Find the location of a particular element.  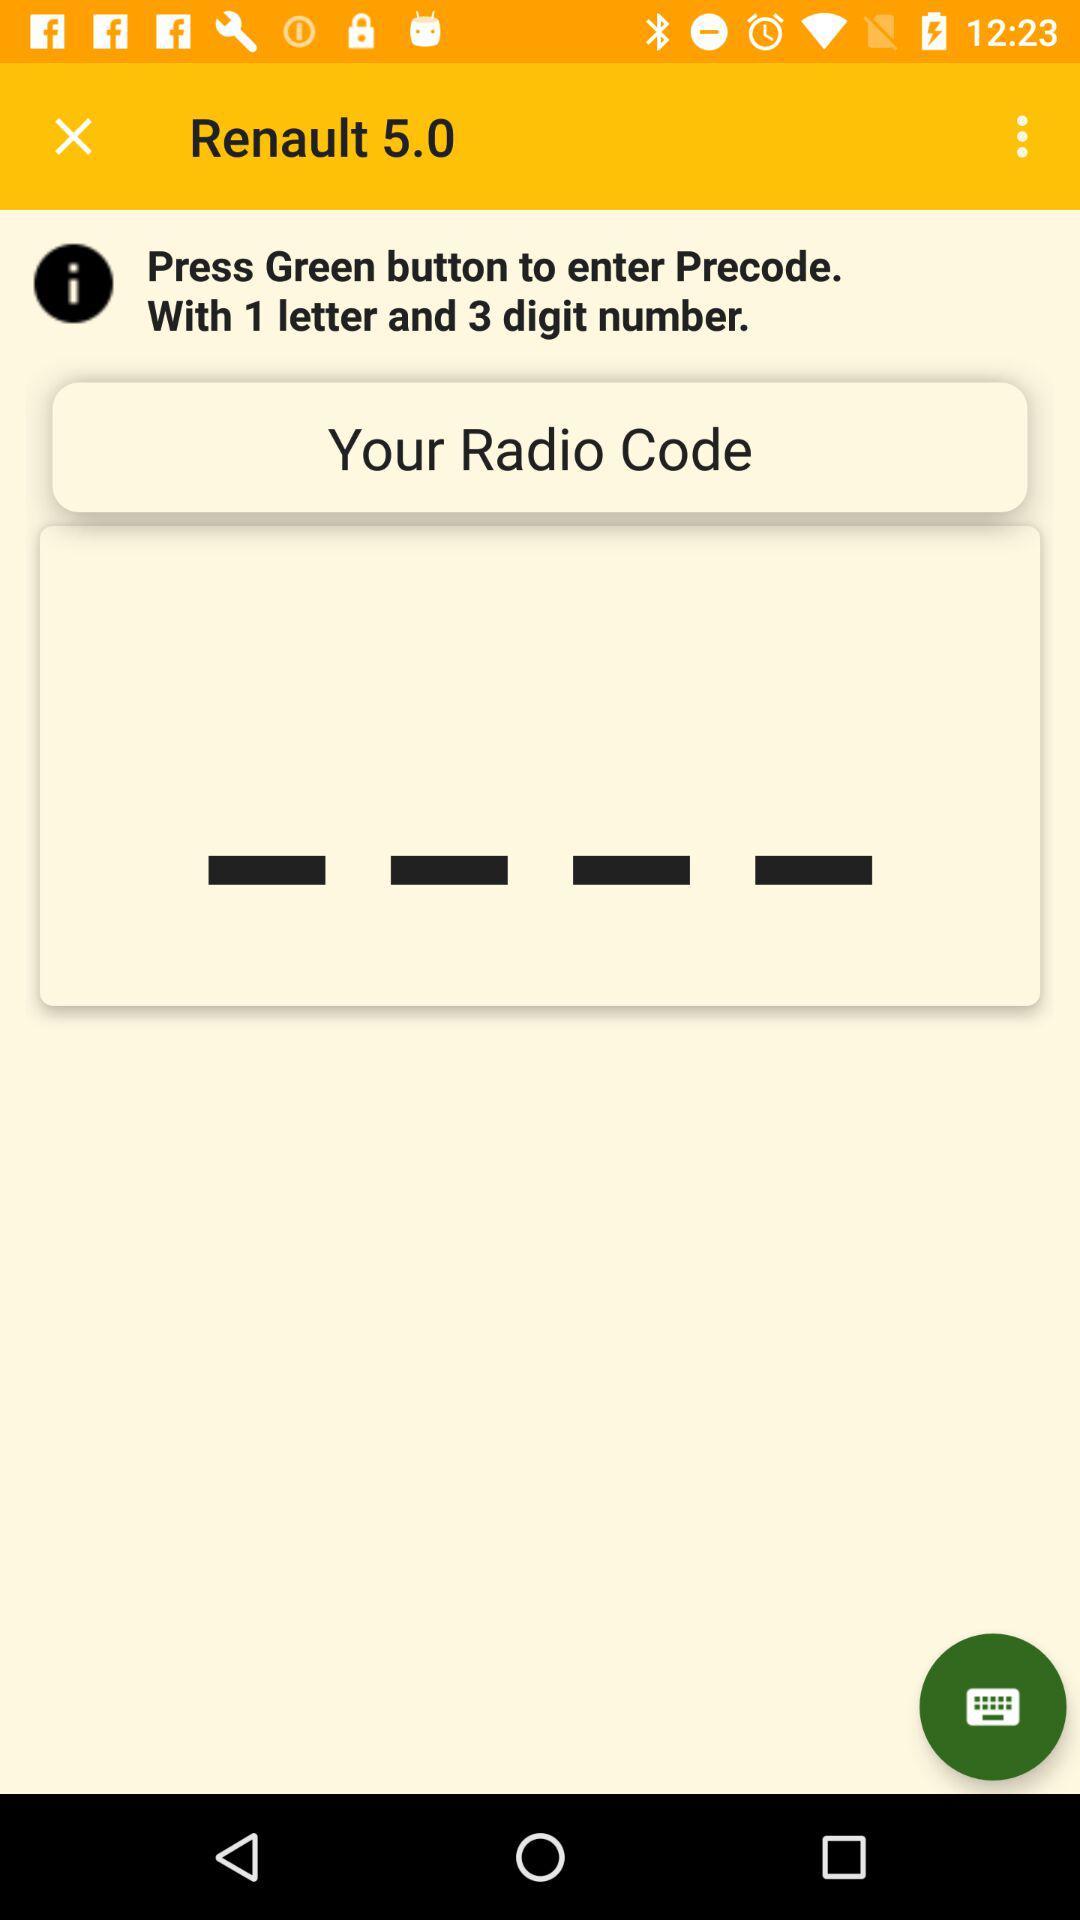

letter number pad is located at coordinates (992, 1706).